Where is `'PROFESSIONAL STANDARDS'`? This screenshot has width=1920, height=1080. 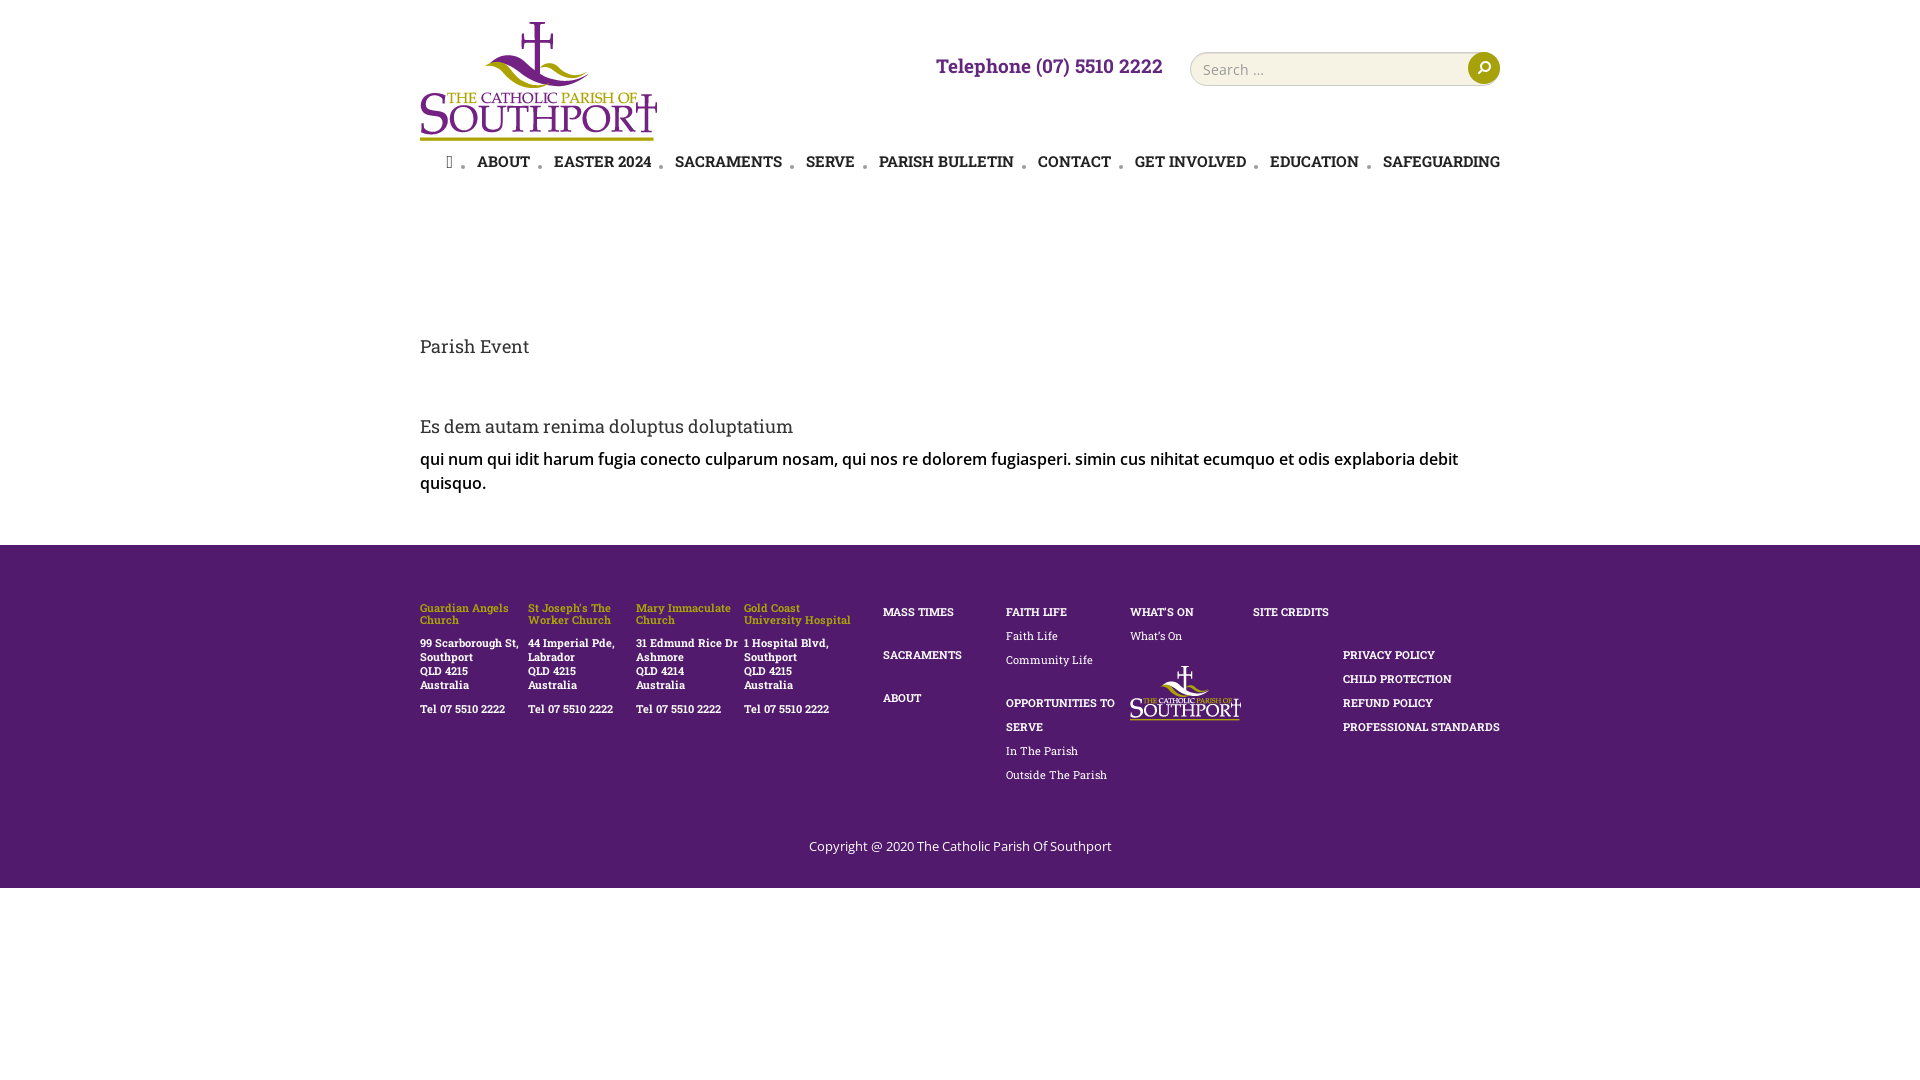 'PROFESSIONAL STANDARDS' is located at coordinates (1420, 726).